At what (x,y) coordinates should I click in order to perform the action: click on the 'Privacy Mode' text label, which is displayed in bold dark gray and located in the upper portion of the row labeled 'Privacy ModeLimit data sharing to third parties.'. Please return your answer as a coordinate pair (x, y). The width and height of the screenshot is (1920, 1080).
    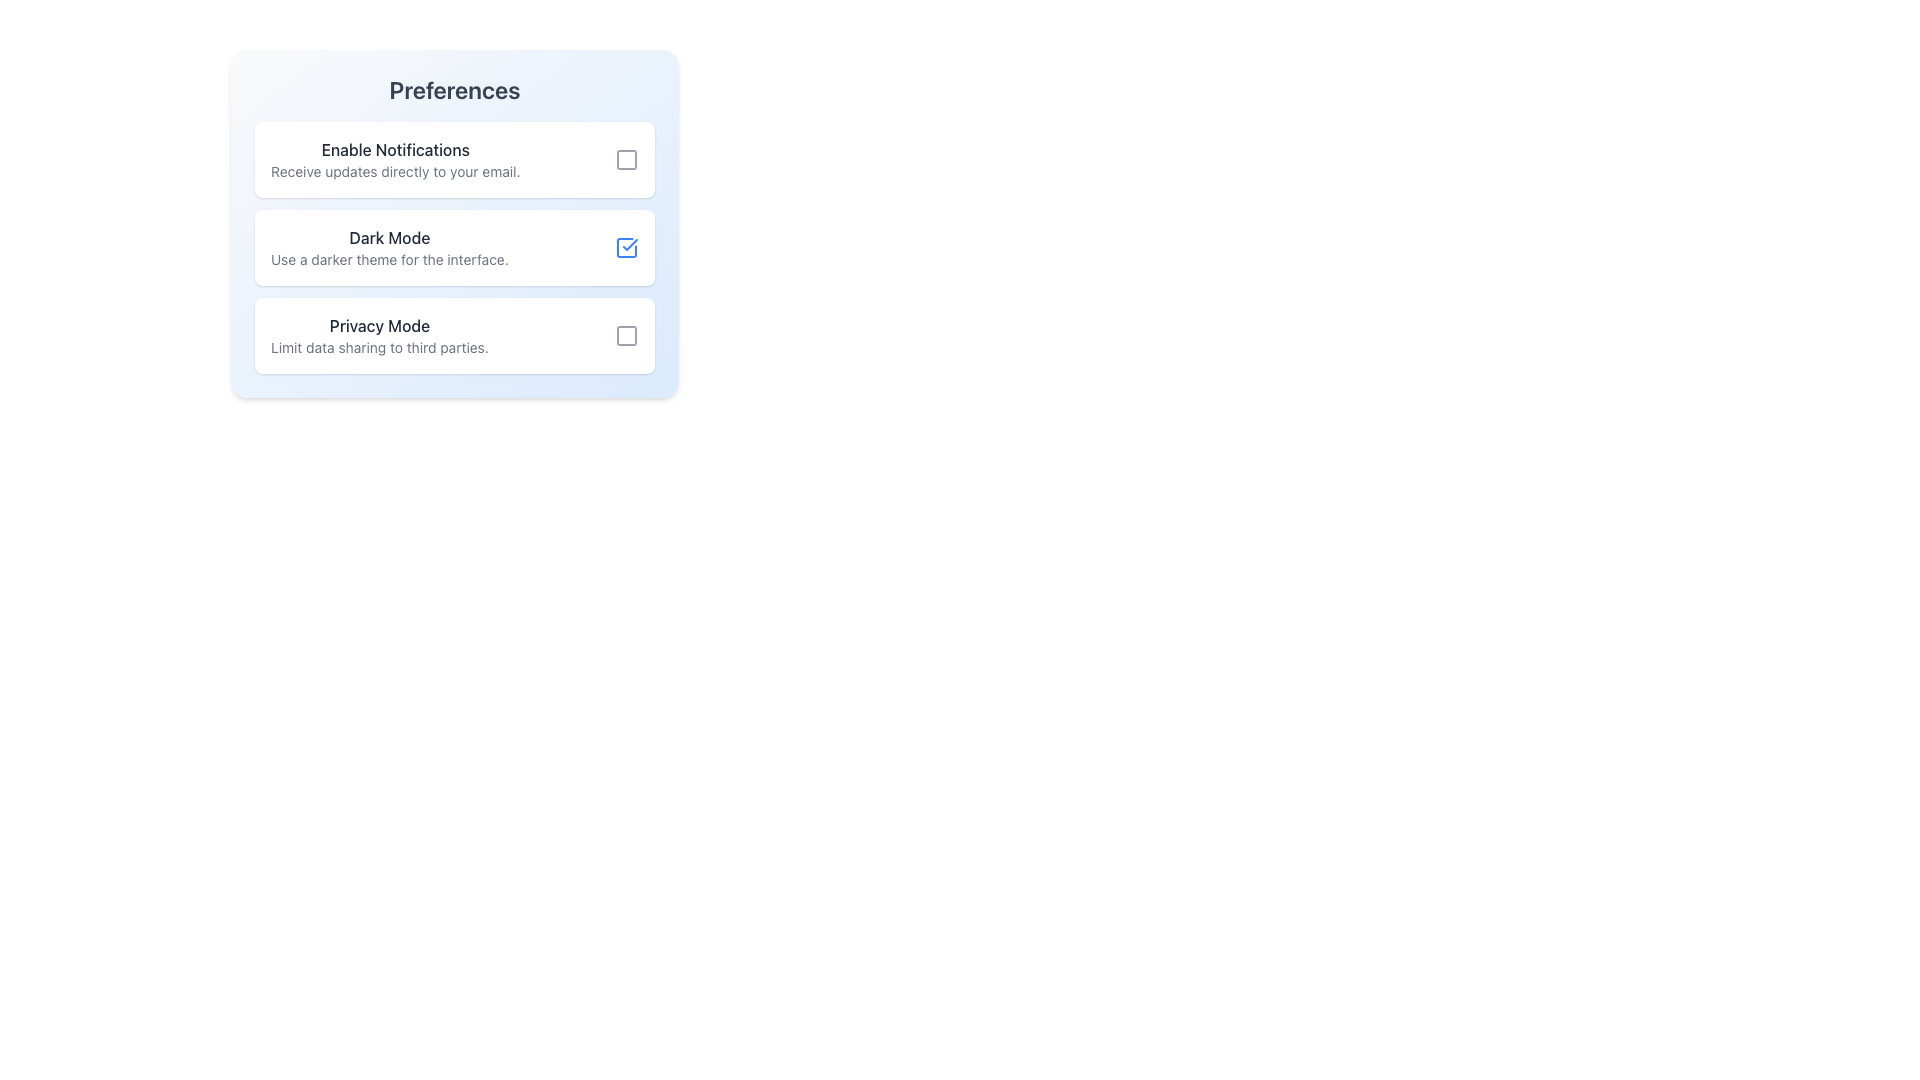
    Looking at the image, I should click on (379, 325).